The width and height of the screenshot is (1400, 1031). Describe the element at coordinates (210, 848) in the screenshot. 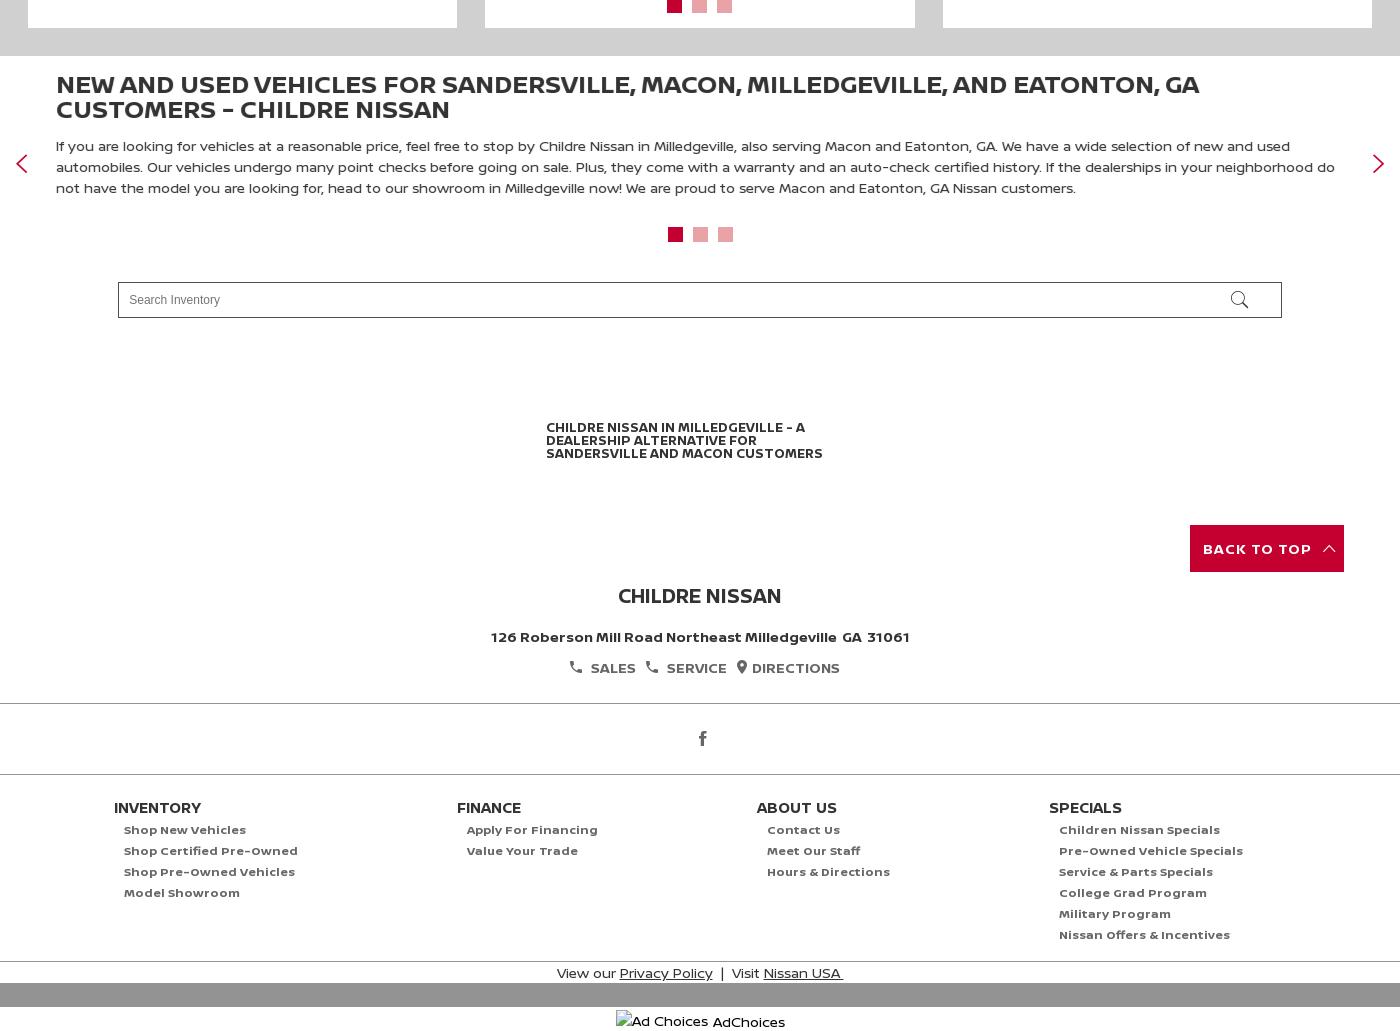

I see `'Shop Certified Pre-Owned'` at that location.